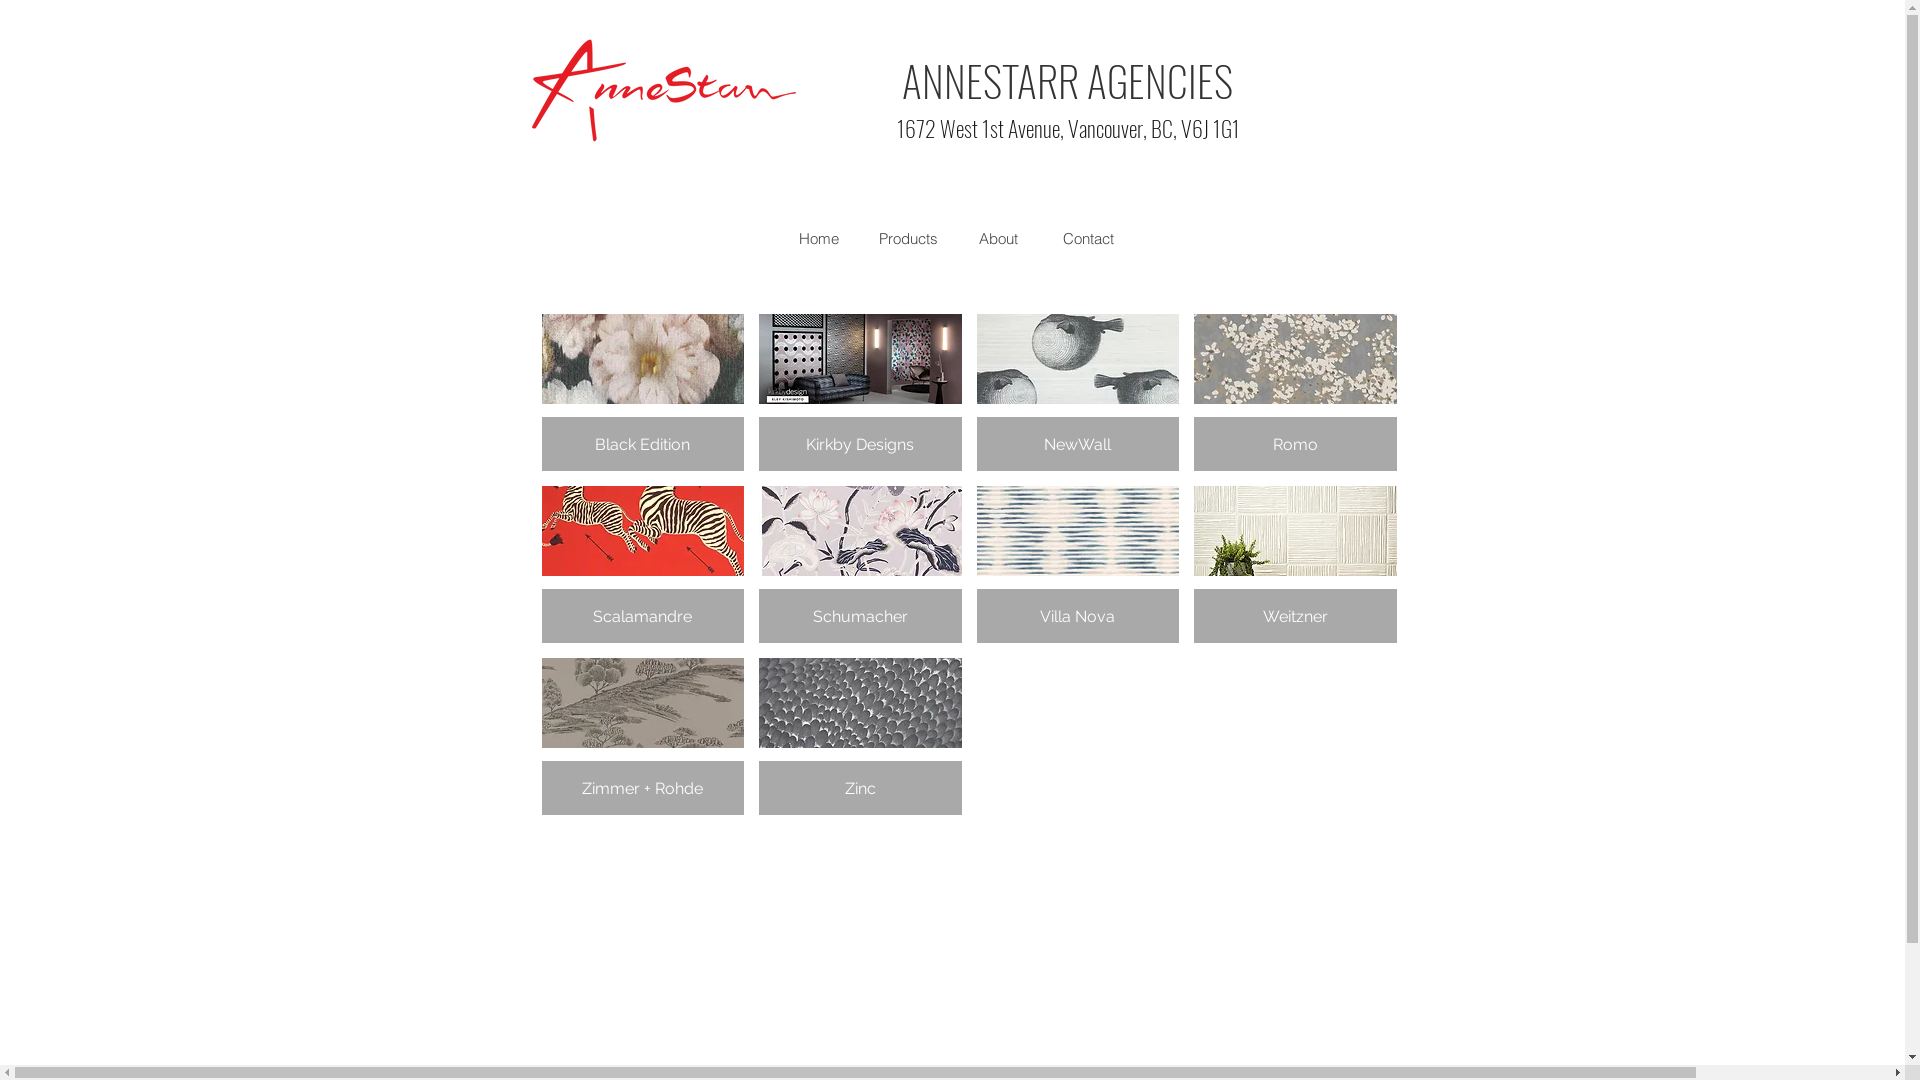 This screenshot has height=1080, width=1920. Describe the element at coordinates (1076, 564) in the screenshot. I see `'Villa Nova'` at that location.